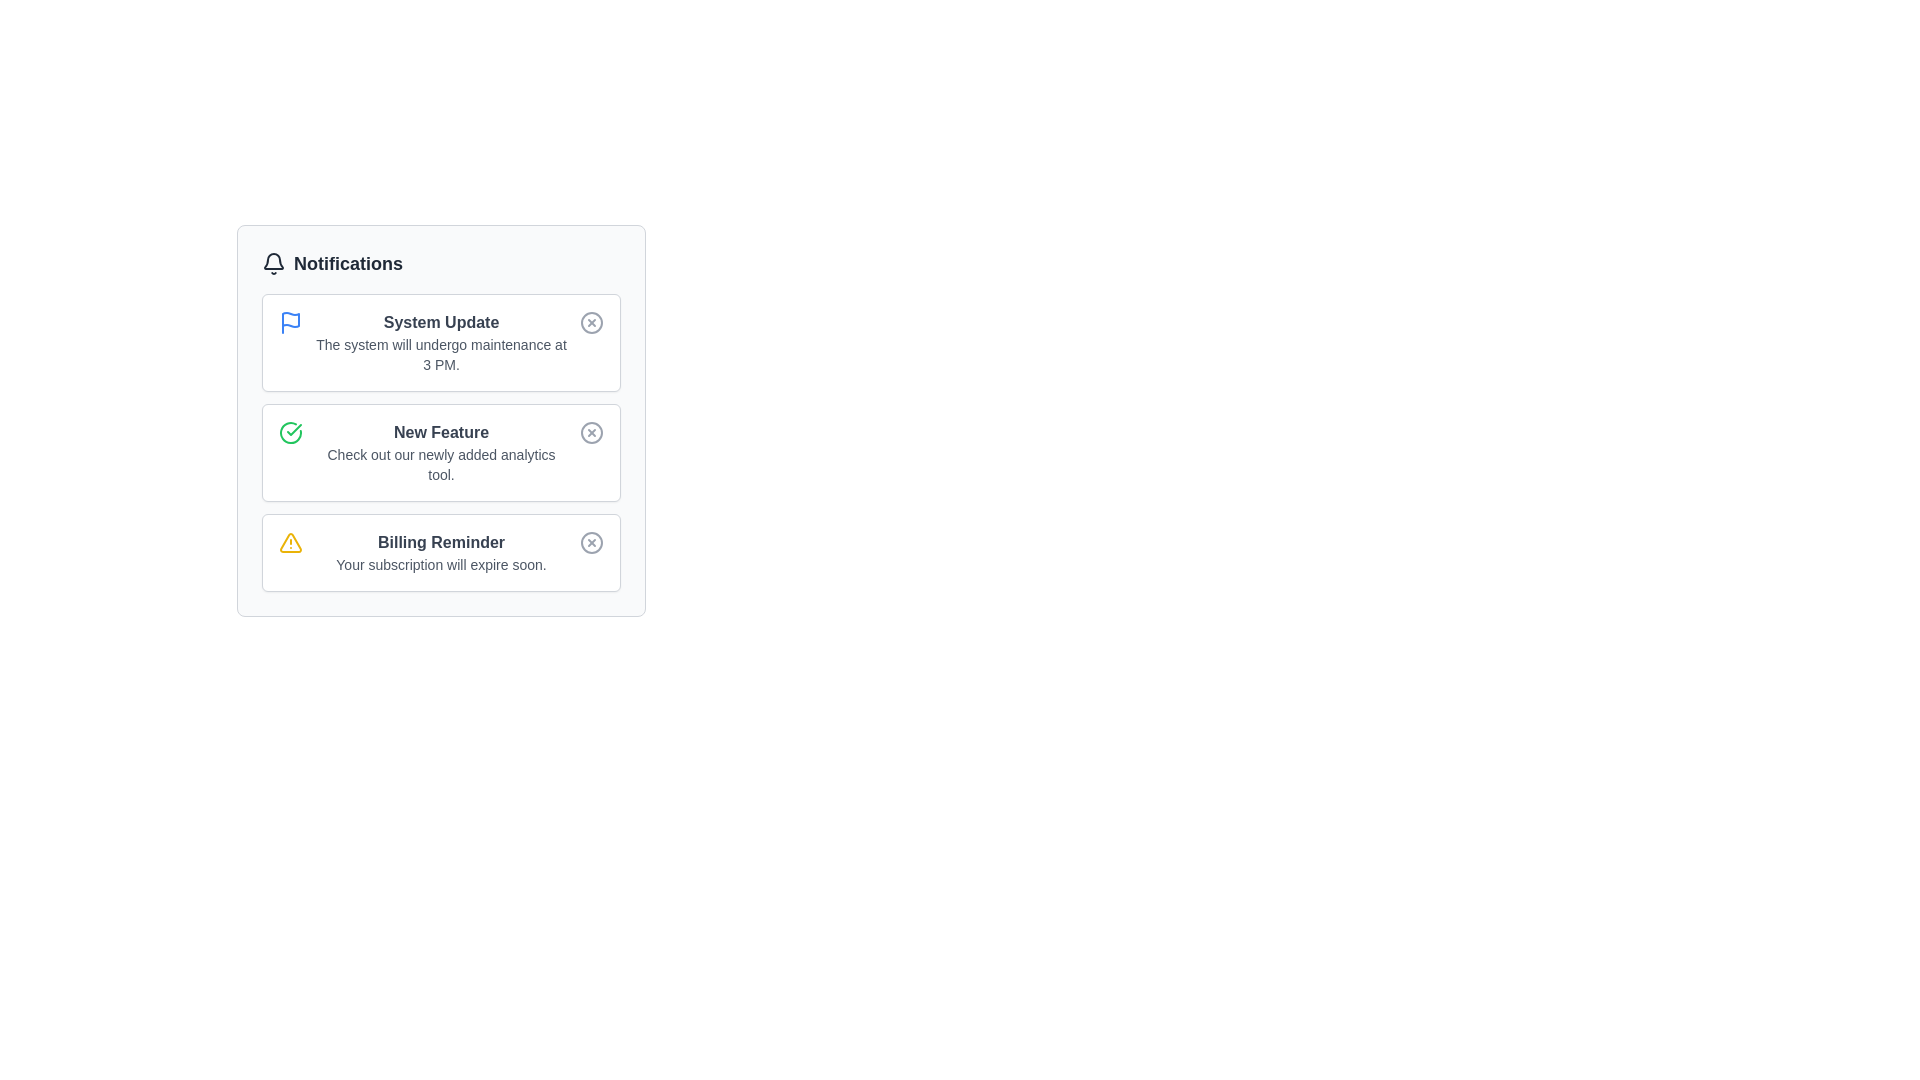 The image size is (1920, 1080). What do you see at coordinates (290, 543) in the screenshot?
I see `the triangular icon with rounded corners and a yellow outline located on the far left of the 'Billing Reminder' notification panel` at bounding box center [290, 543].